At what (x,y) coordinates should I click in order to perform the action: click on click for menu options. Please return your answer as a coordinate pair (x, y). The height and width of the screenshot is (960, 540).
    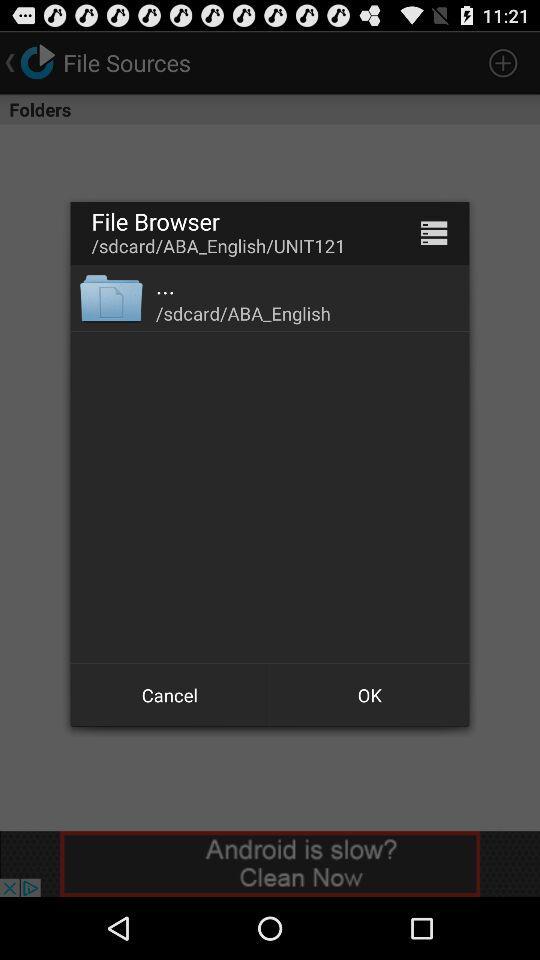
    Looking at the image, I should click on (433, 233).